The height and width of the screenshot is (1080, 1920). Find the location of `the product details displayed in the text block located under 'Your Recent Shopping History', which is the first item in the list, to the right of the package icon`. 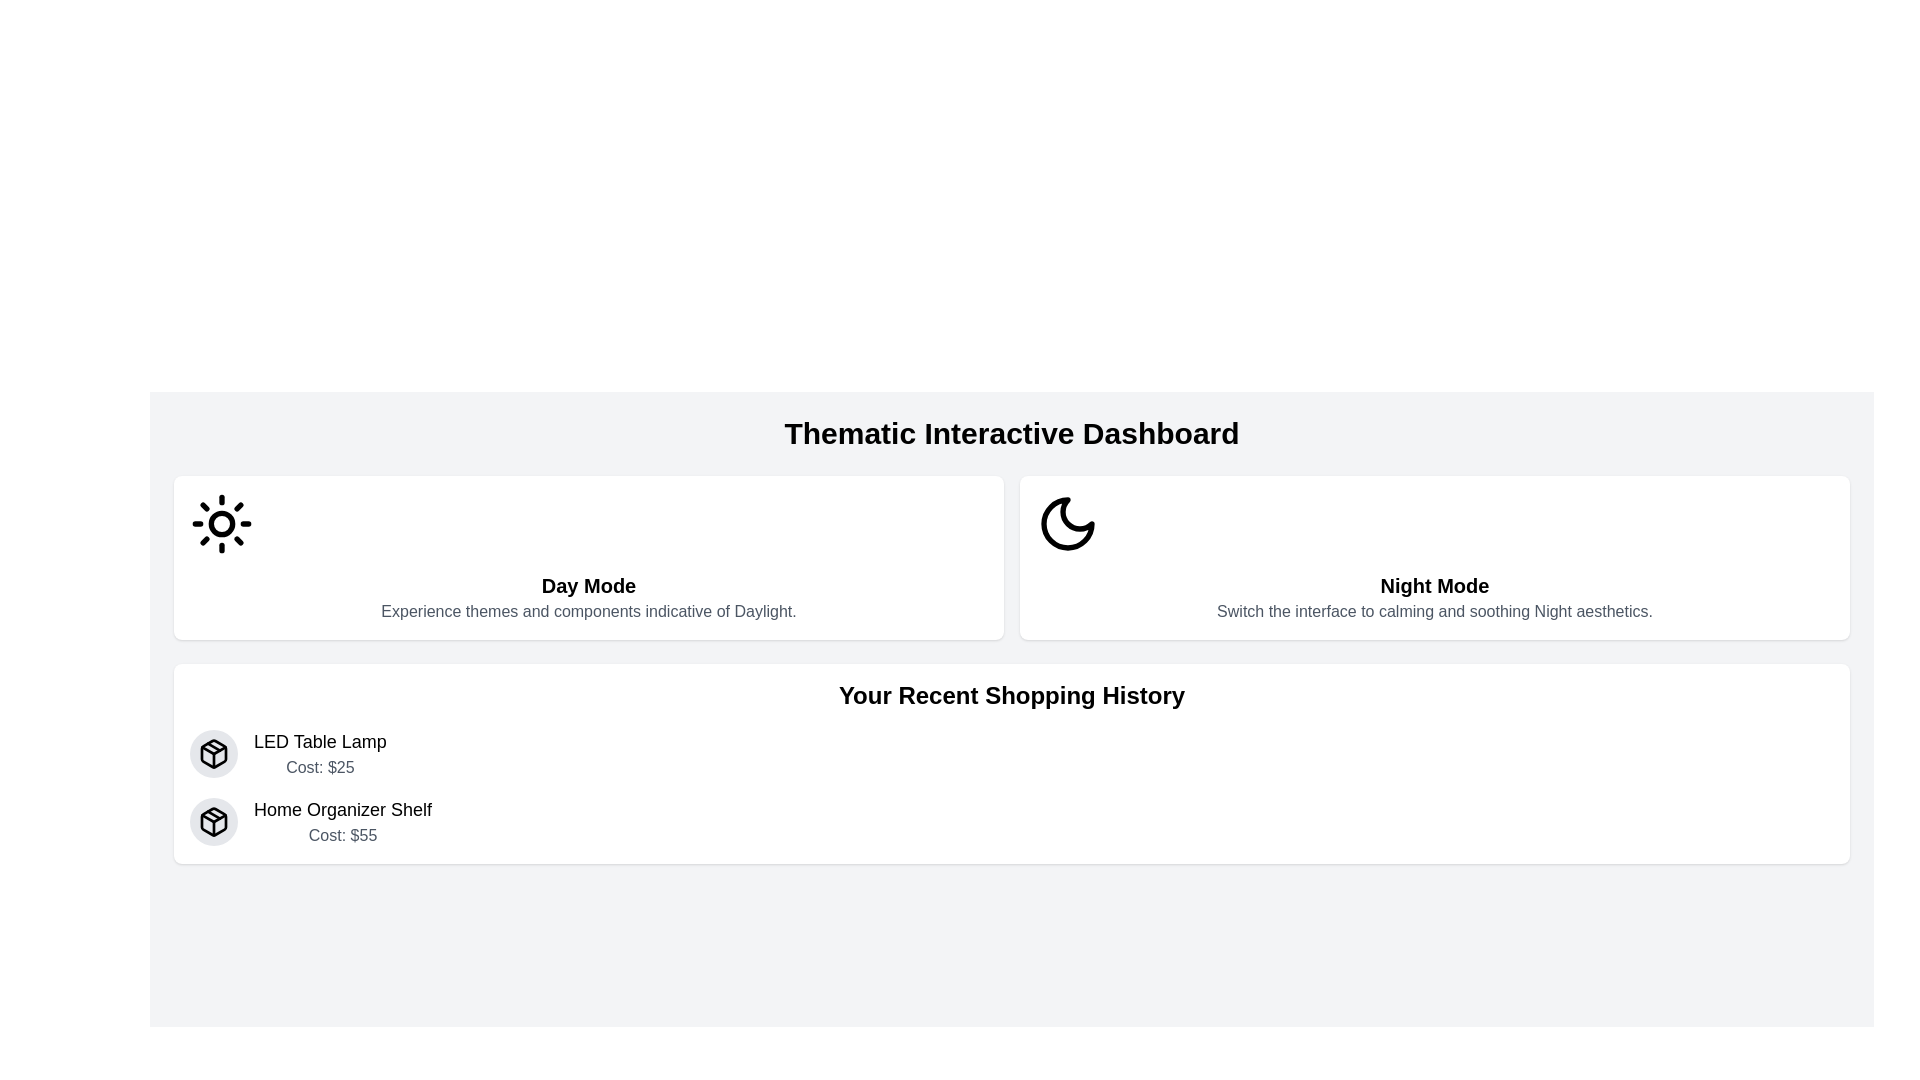

the product details displayed in the text block located under 'Your Recent Shopping History', which is the first item in the list, to the right of the package icon is located at coordinates (320, 753).